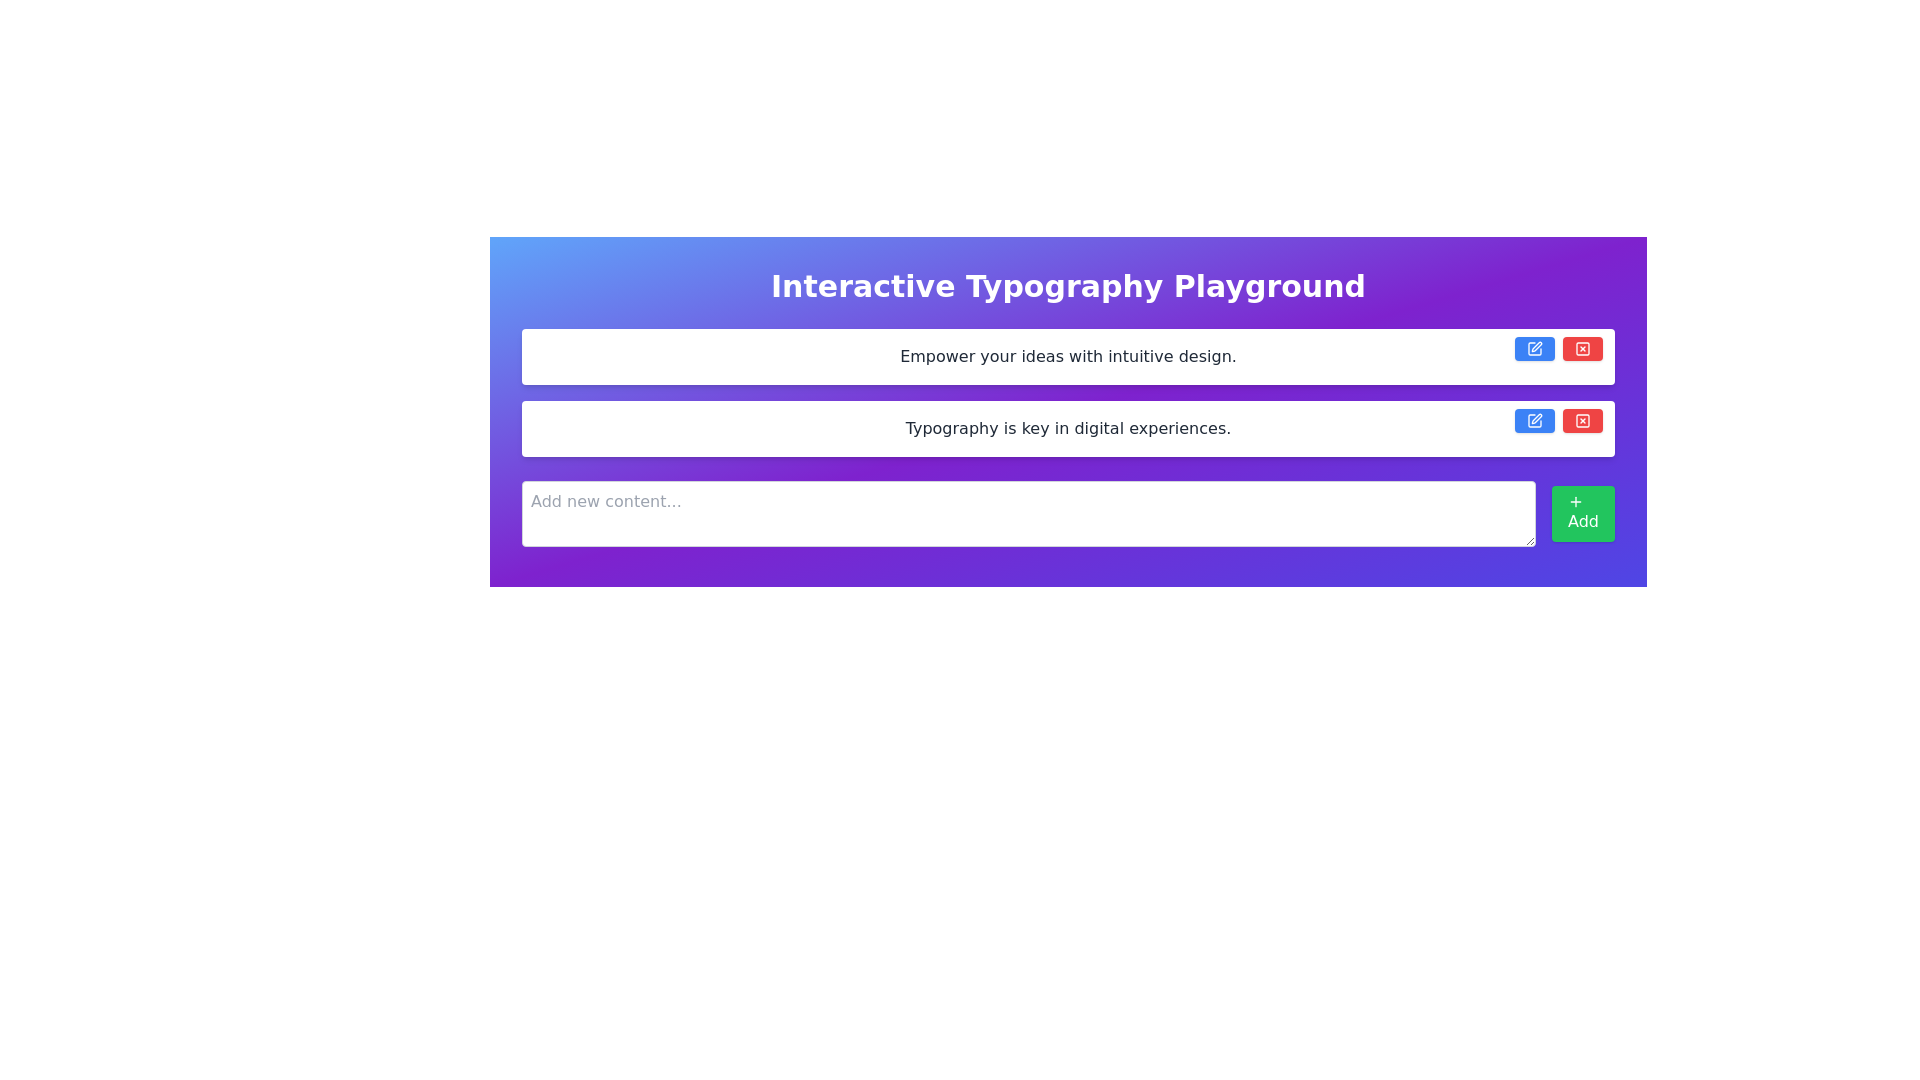  I want to click on the 'Add' button icon located at the bottom right of the interface, which visually represents the 'Add' functionality, so click(1574, 500).